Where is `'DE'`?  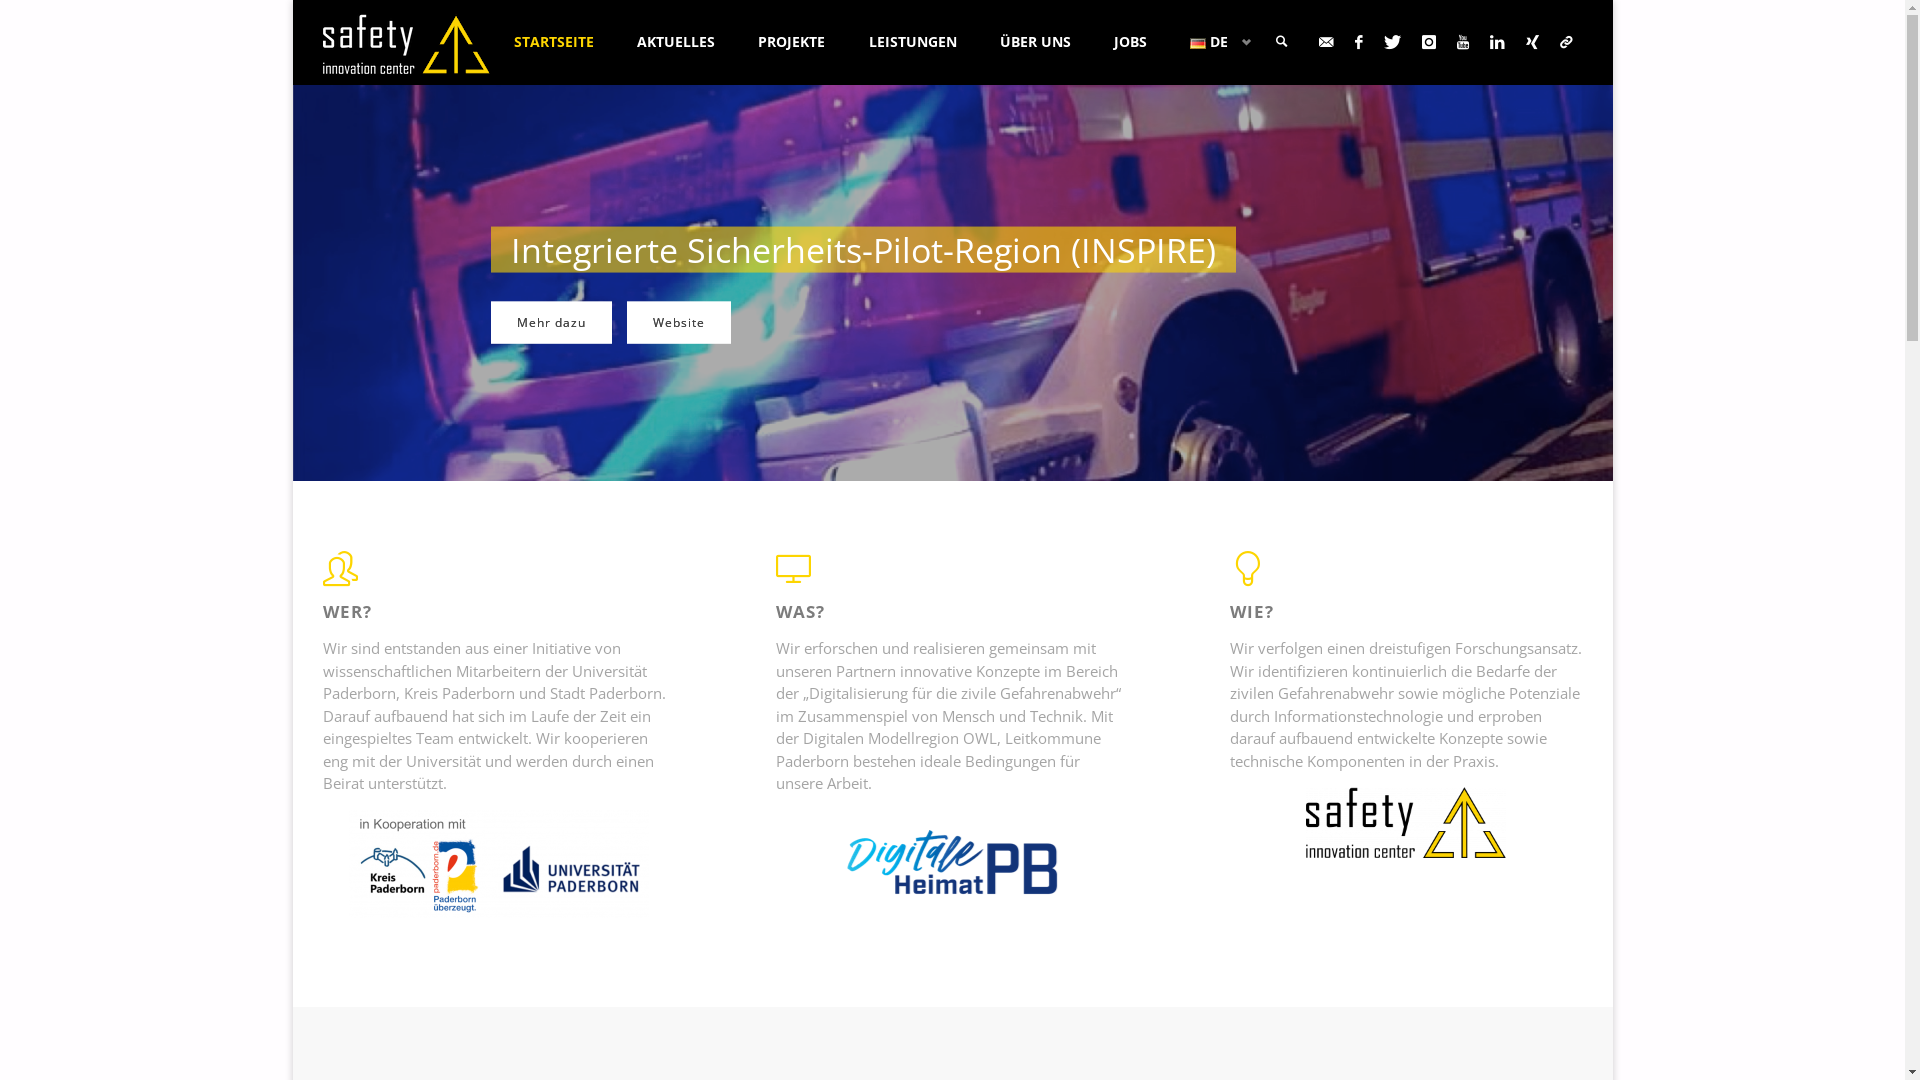
'DE' is located at coordinates (1215, 42).